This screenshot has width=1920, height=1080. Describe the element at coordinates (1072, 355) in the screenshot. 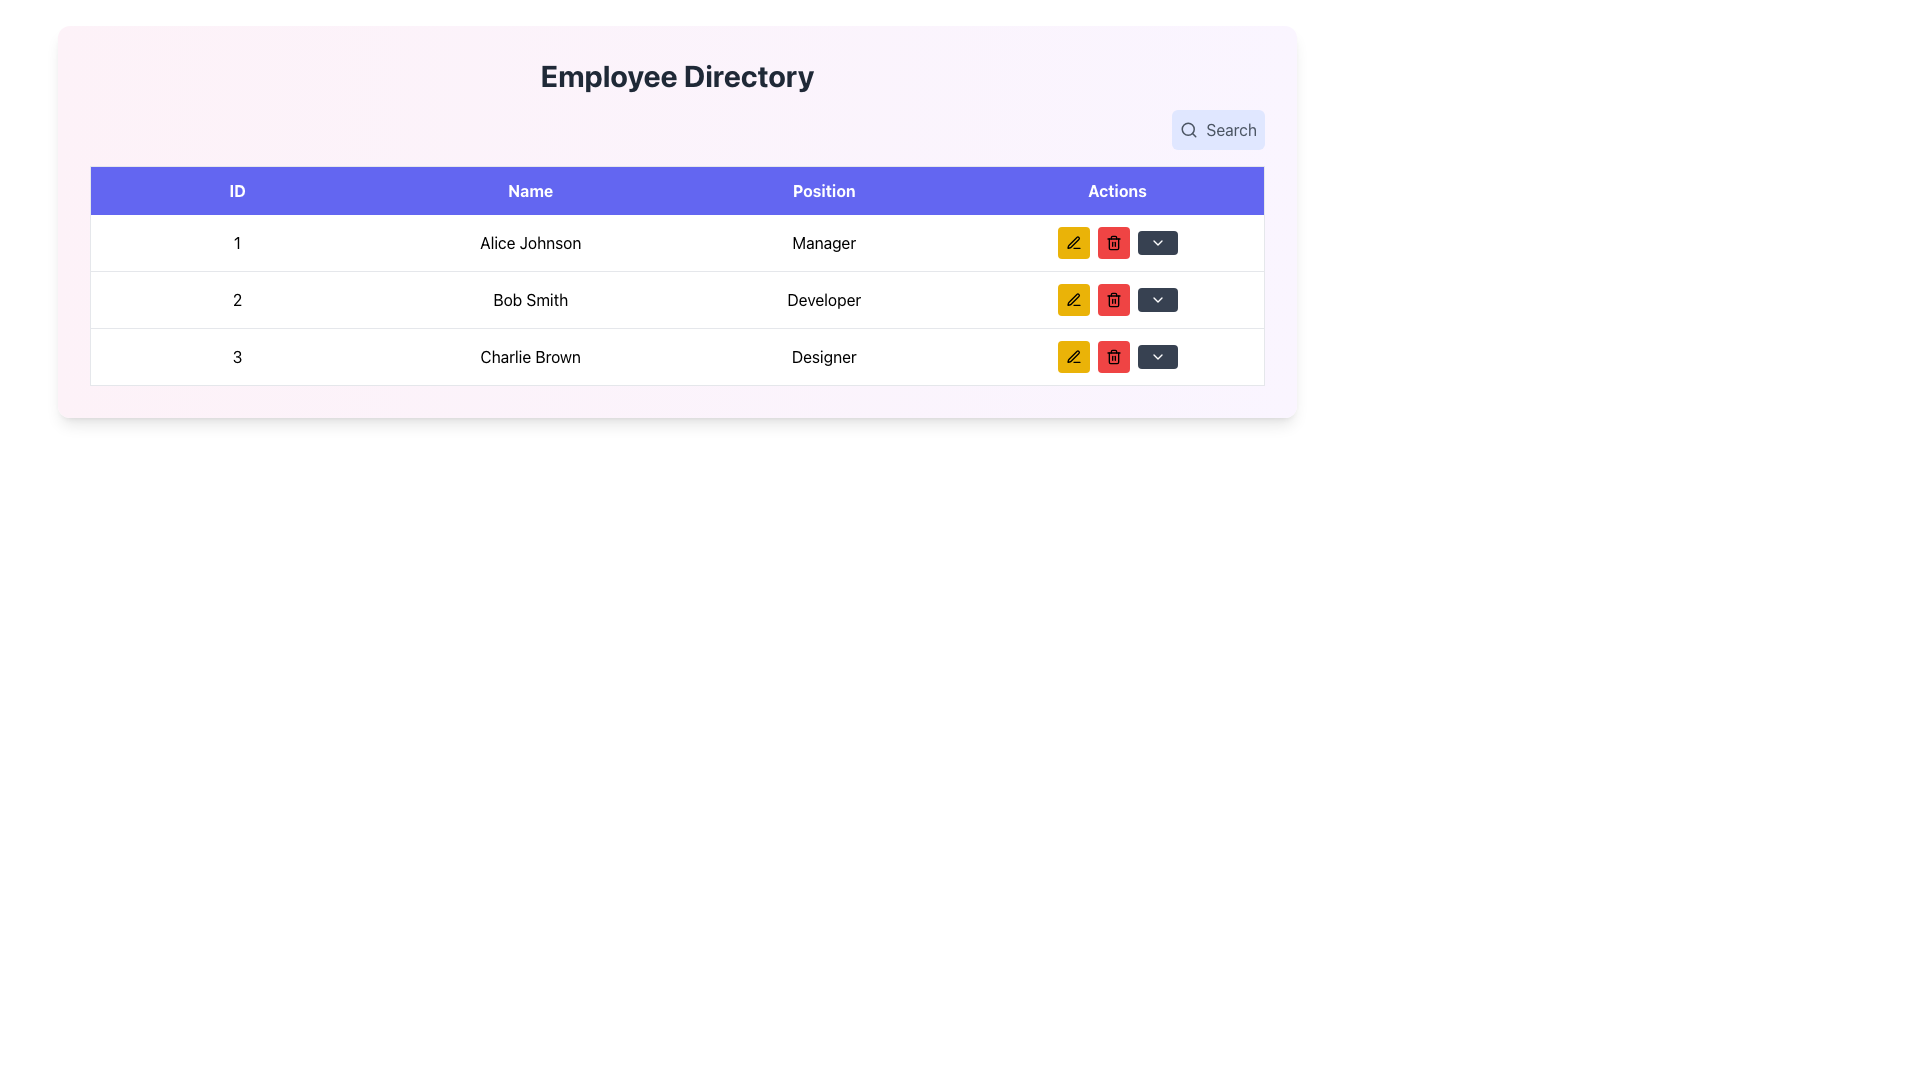

I see `the pen-like icon button with a yellow background in the actions section for employee 'Bob Smith'` at that location.